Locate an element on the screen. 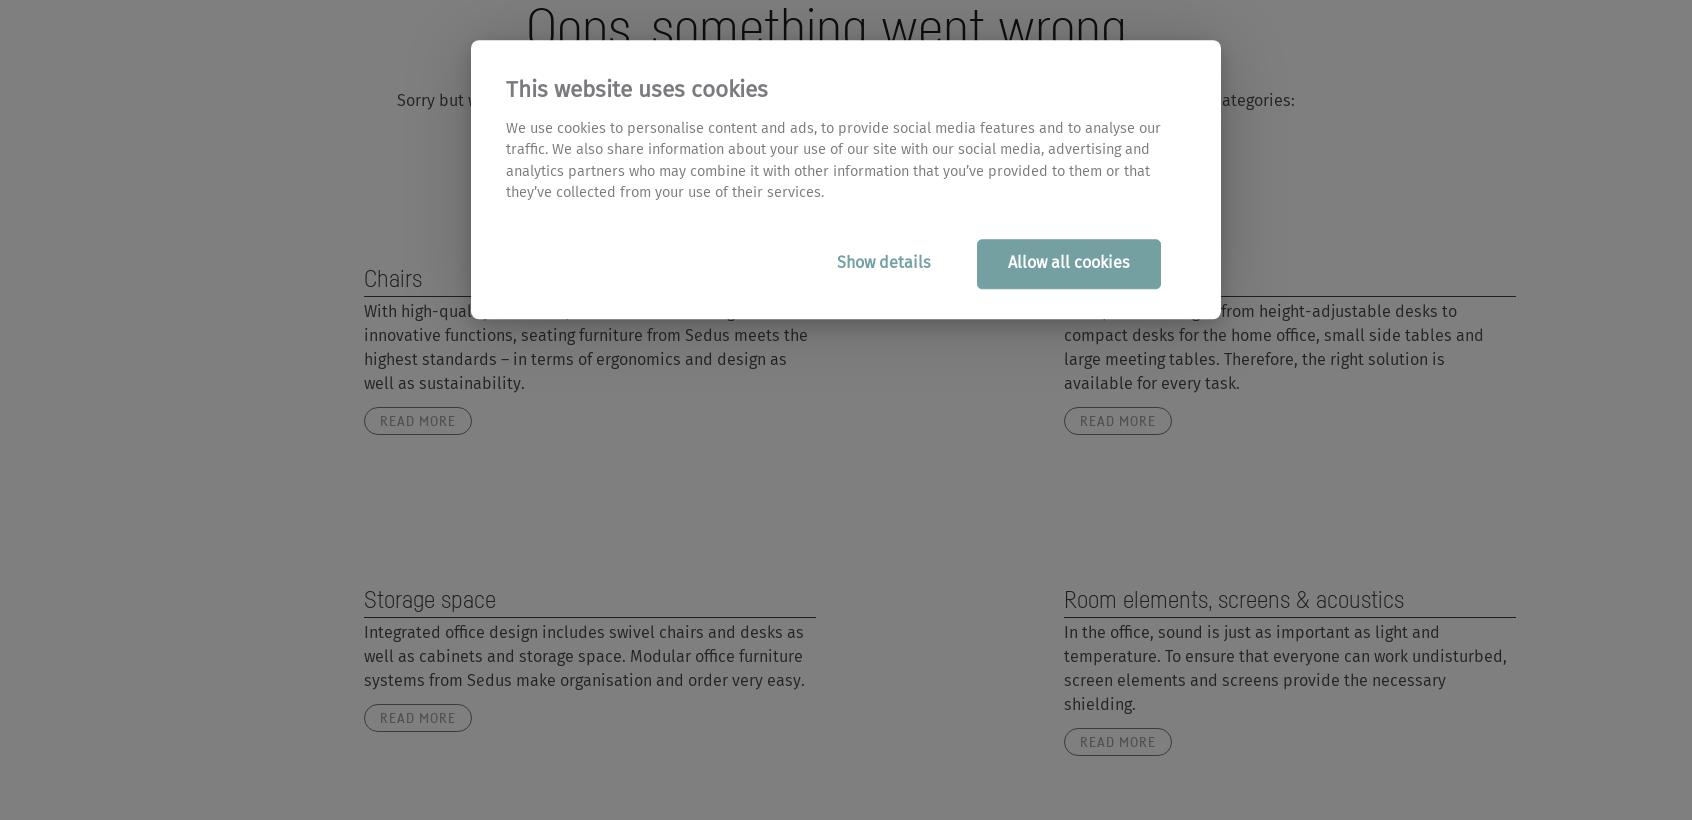 This screenshot has height=820, width=1692. 'Integrated office design includes swivel chairs and desks as well as cabinets and storage space. Modular office furniture systems from Sedus make organisation and order very easy.' is located at coordinates (582, 655).